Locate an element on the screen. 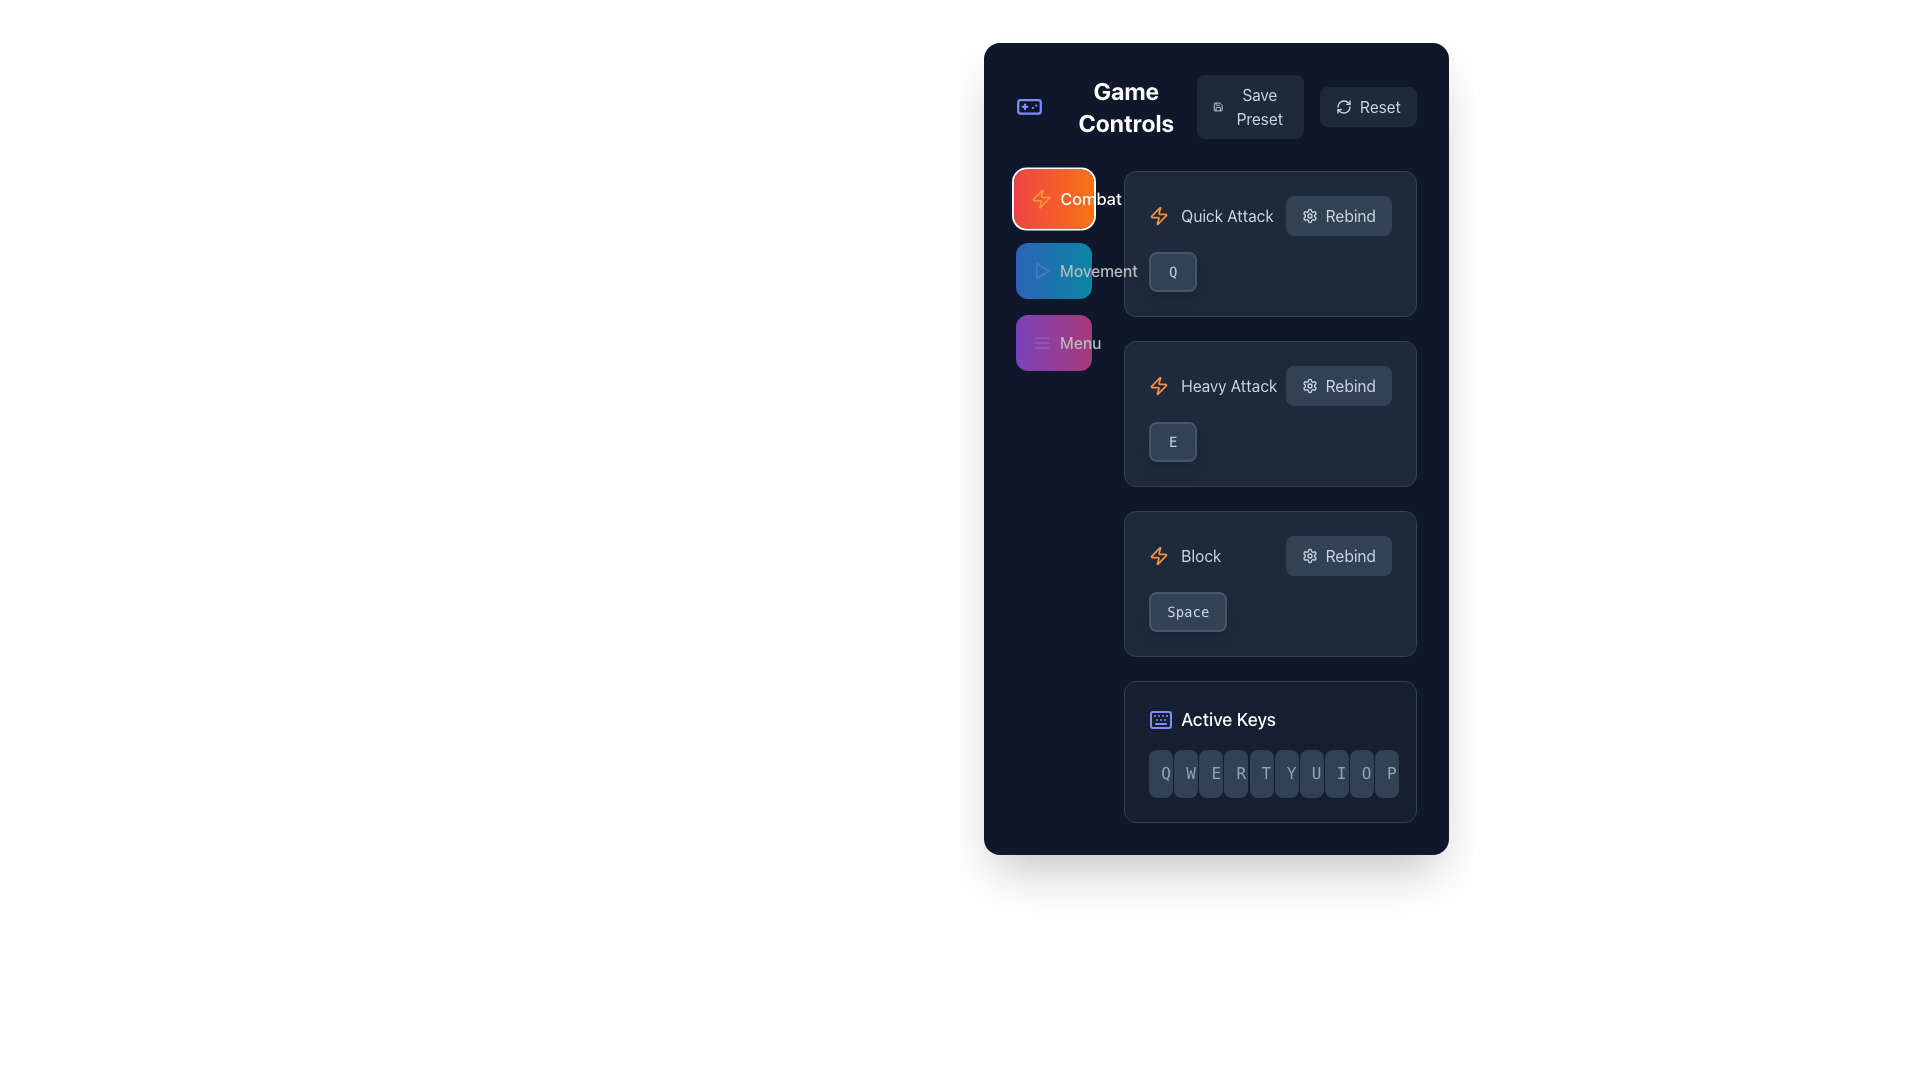 The width and height of the screenshot is (1920, 1080). the orange-colored lightning bolt icon representing energy or action, located within the 'Combat' button on the left-hand side of the interface is located at coordinates (1159, 216).